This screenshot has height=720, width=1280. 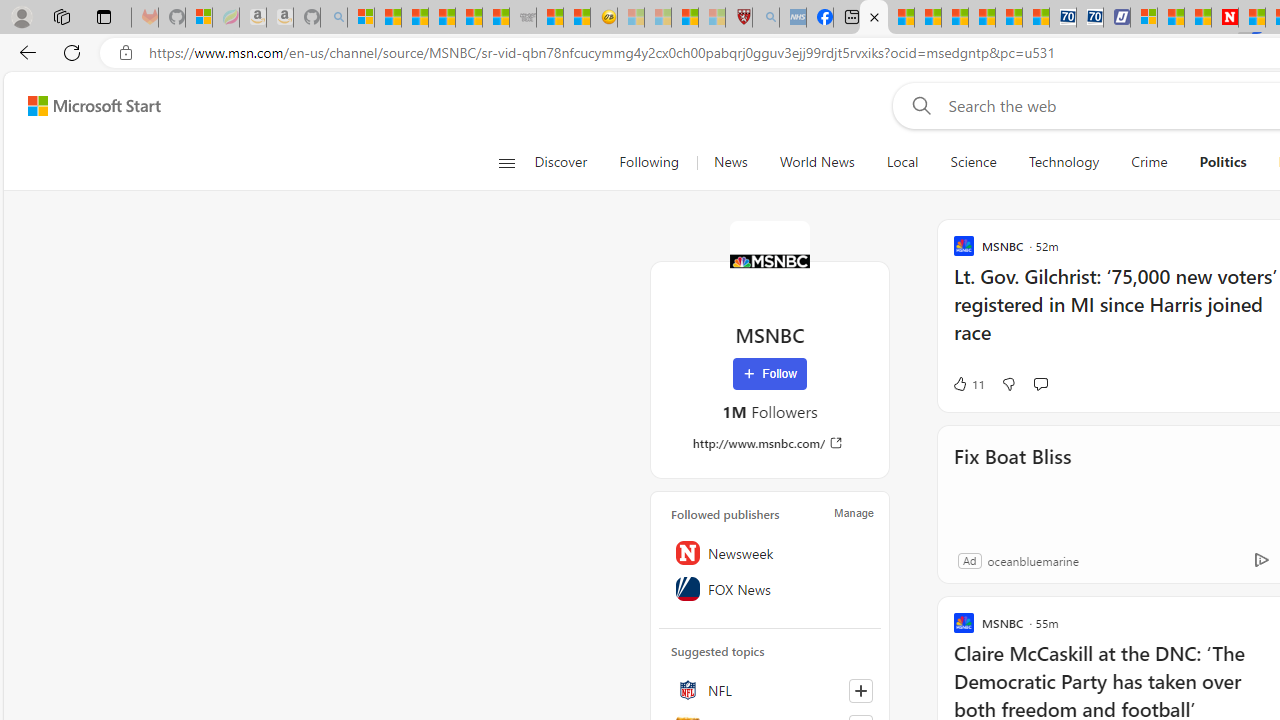 What do you see at coordinates (1032, 560) in the screenshot?
I see `'oceanbluemarine'` at bounding box center [1032, 560].